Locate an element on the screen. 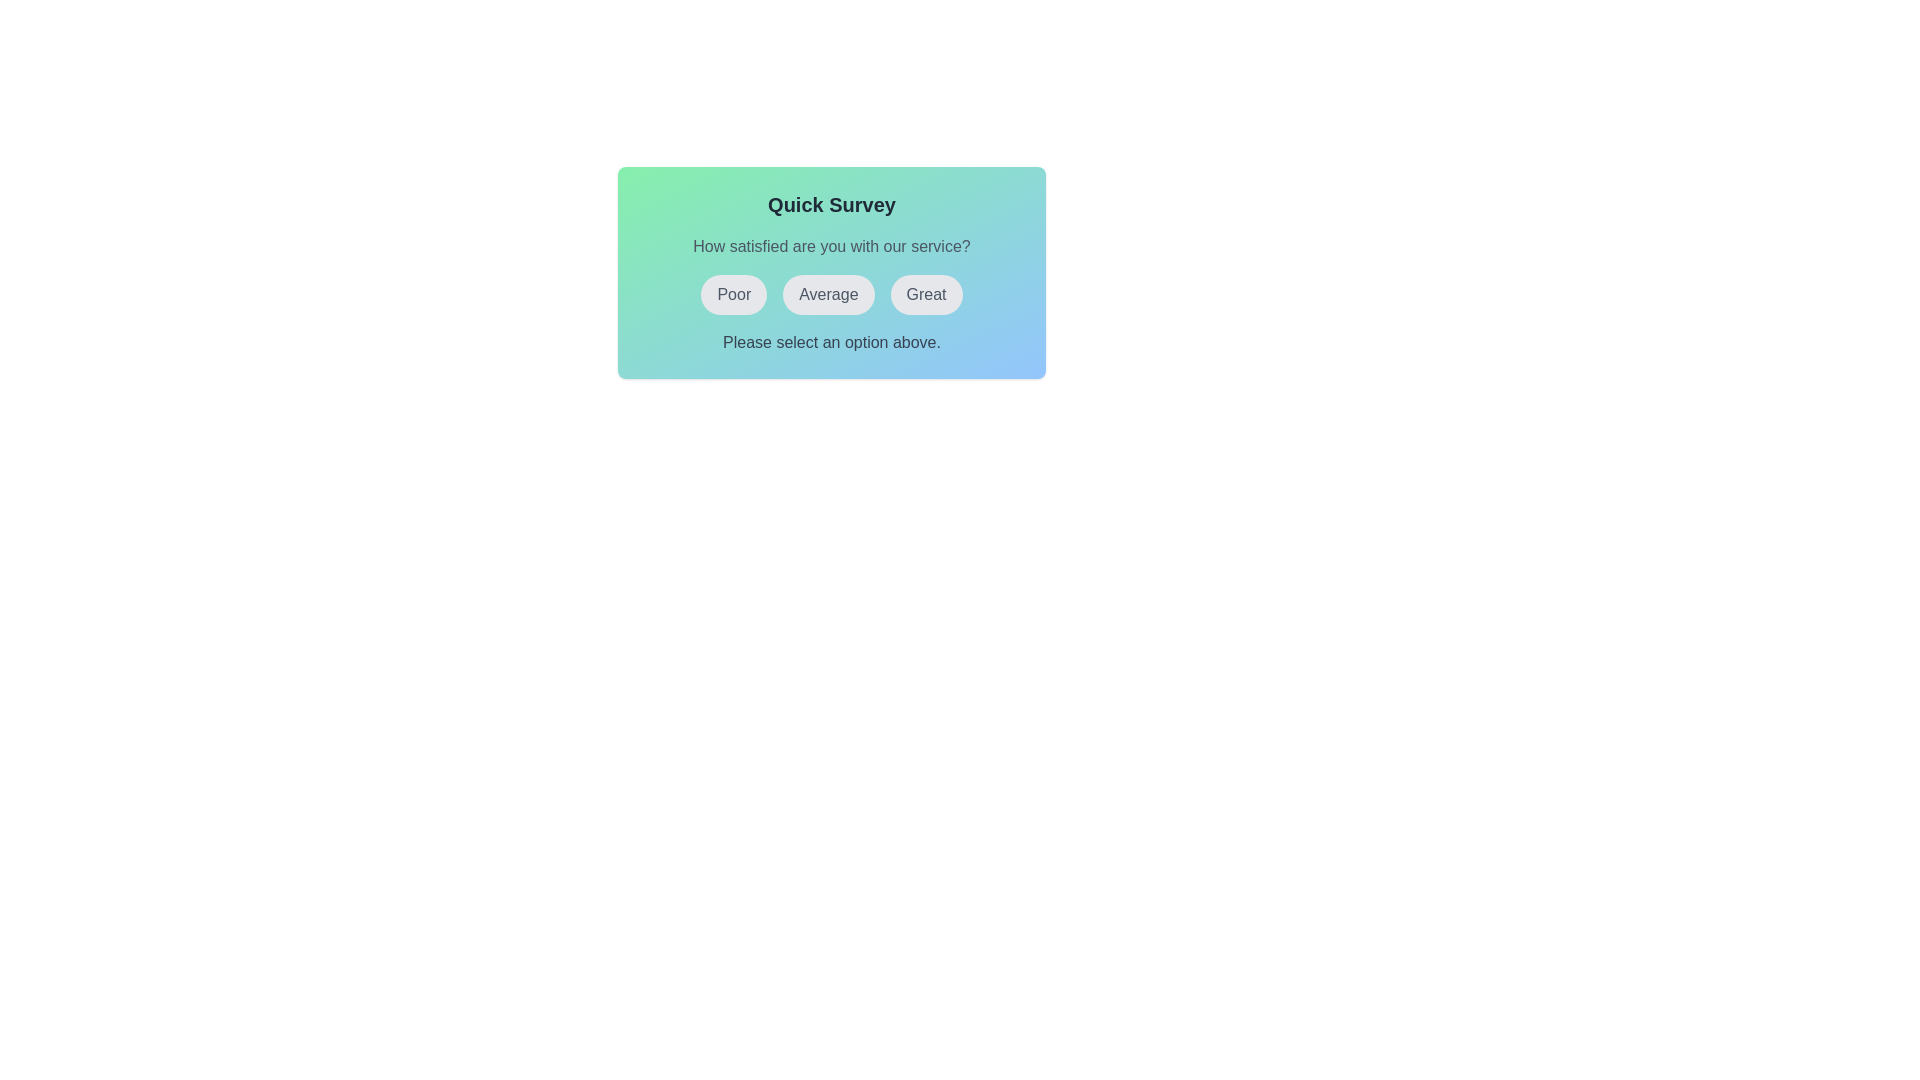  the button labeled Poor is located at coordinates (733, 294).